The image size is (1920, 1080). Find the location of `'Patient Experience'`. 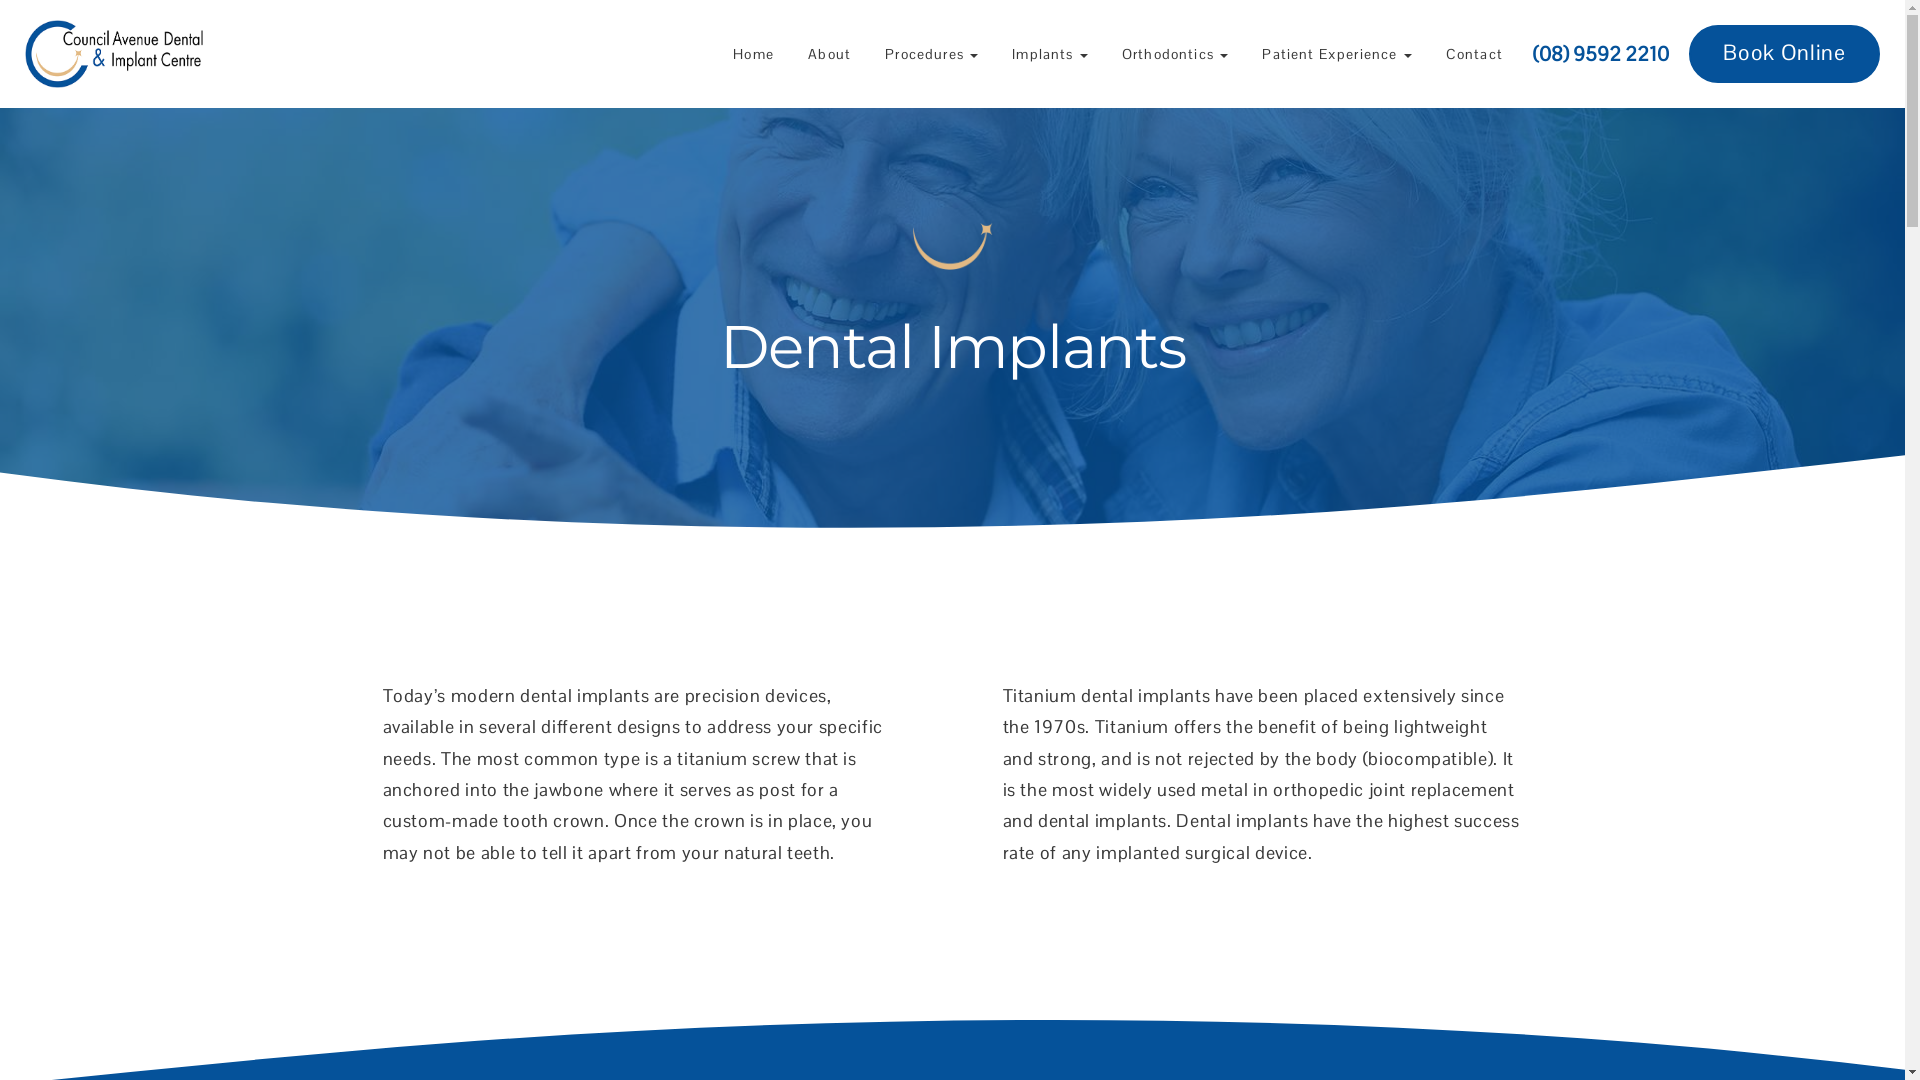

'Patient Experience' is located at coordinates (1336, 53).